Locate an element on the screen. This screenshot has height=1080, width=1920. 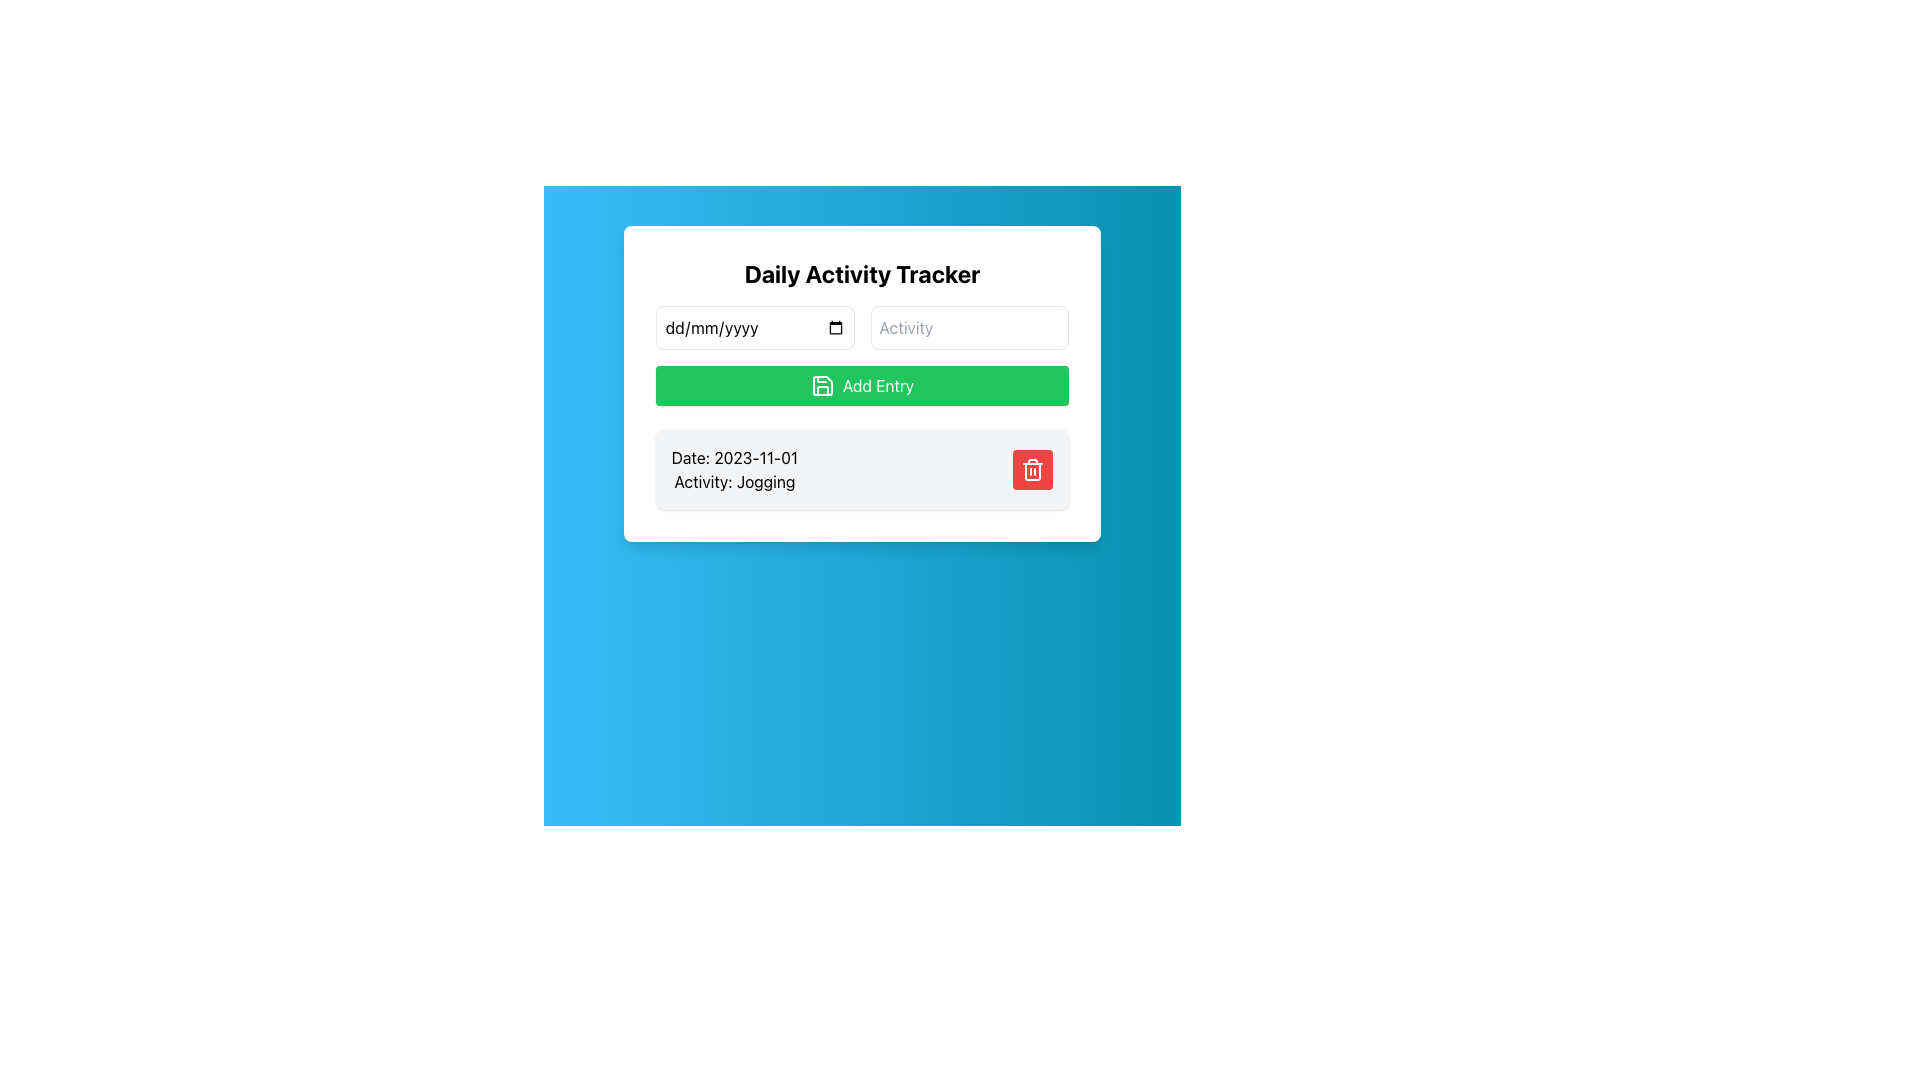
the save or confirm action icon located above the 'Add Entry' text within the green button area is located at coordinates (822, 385).